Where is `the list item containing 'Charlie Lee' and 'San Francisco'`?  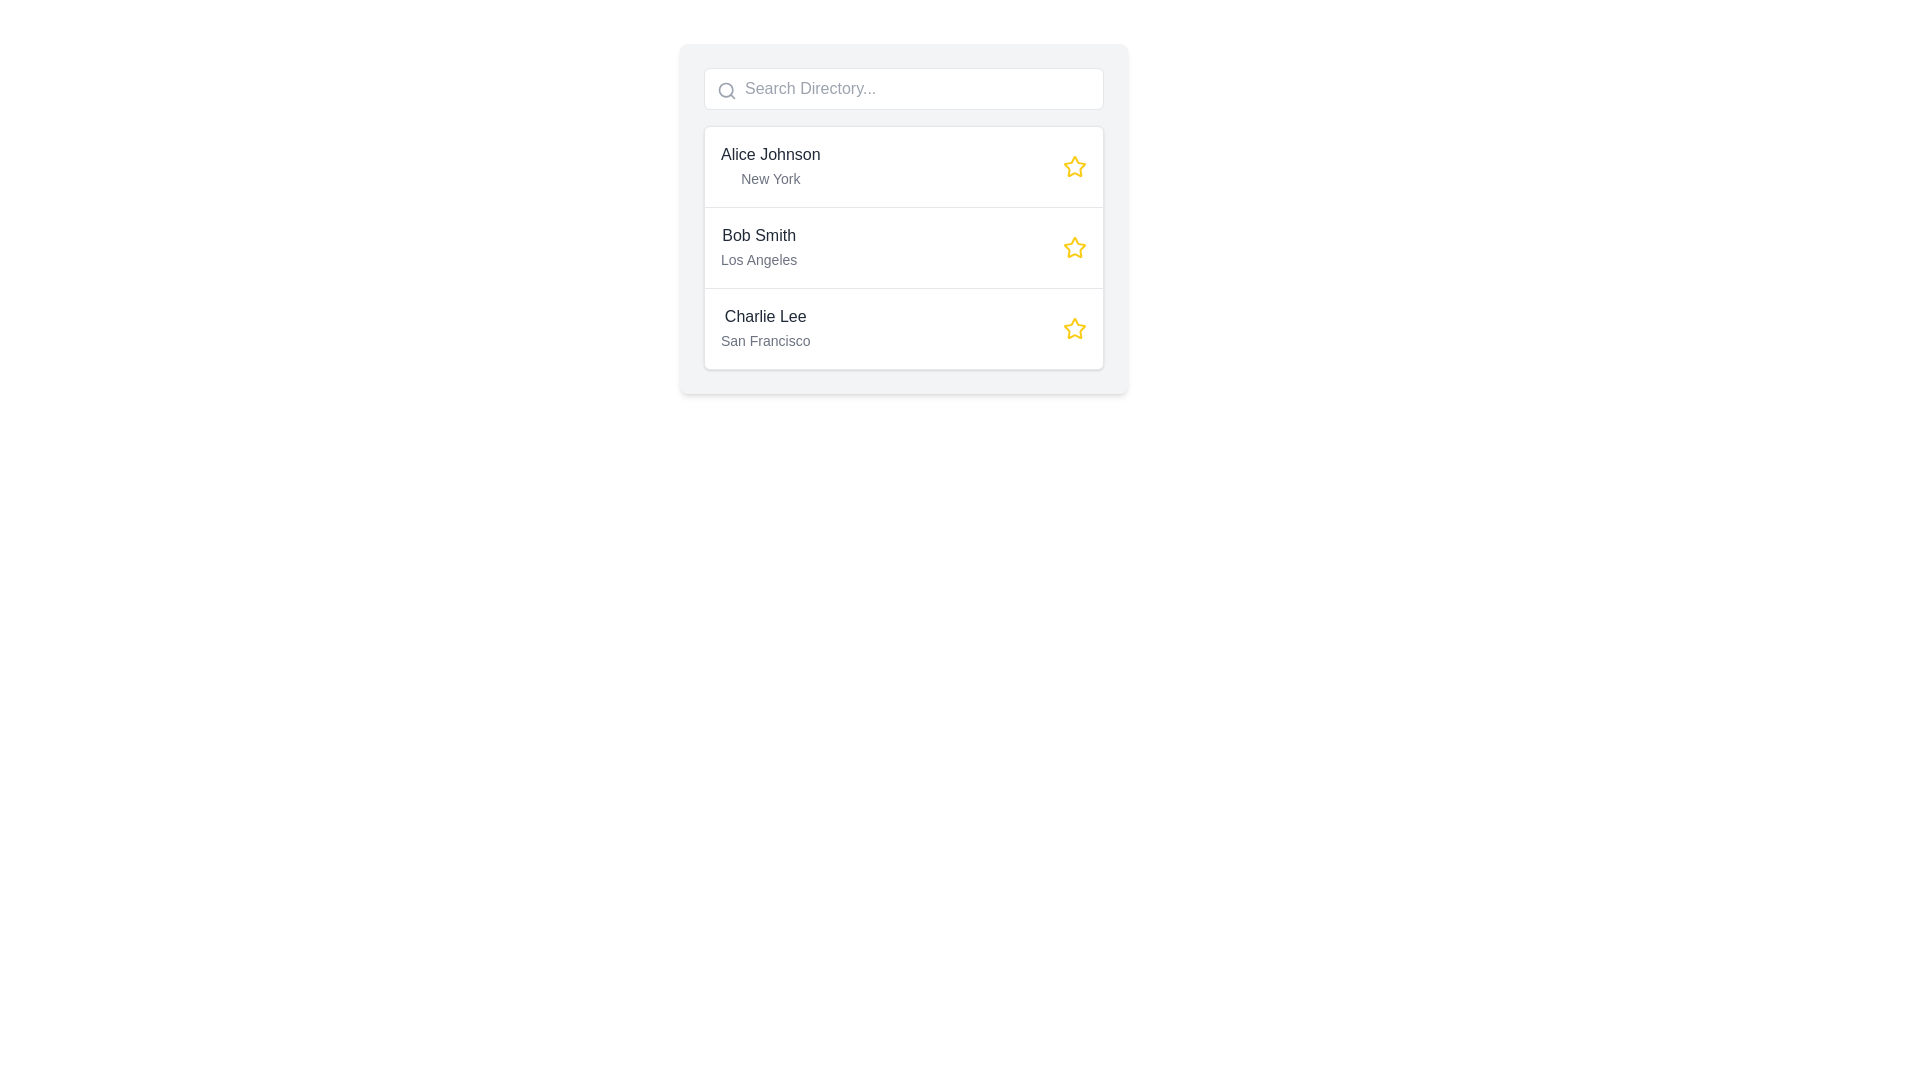
the list item containing 'Charlie Lee' and 'San Francisco' is located at coordinates (902, 327).